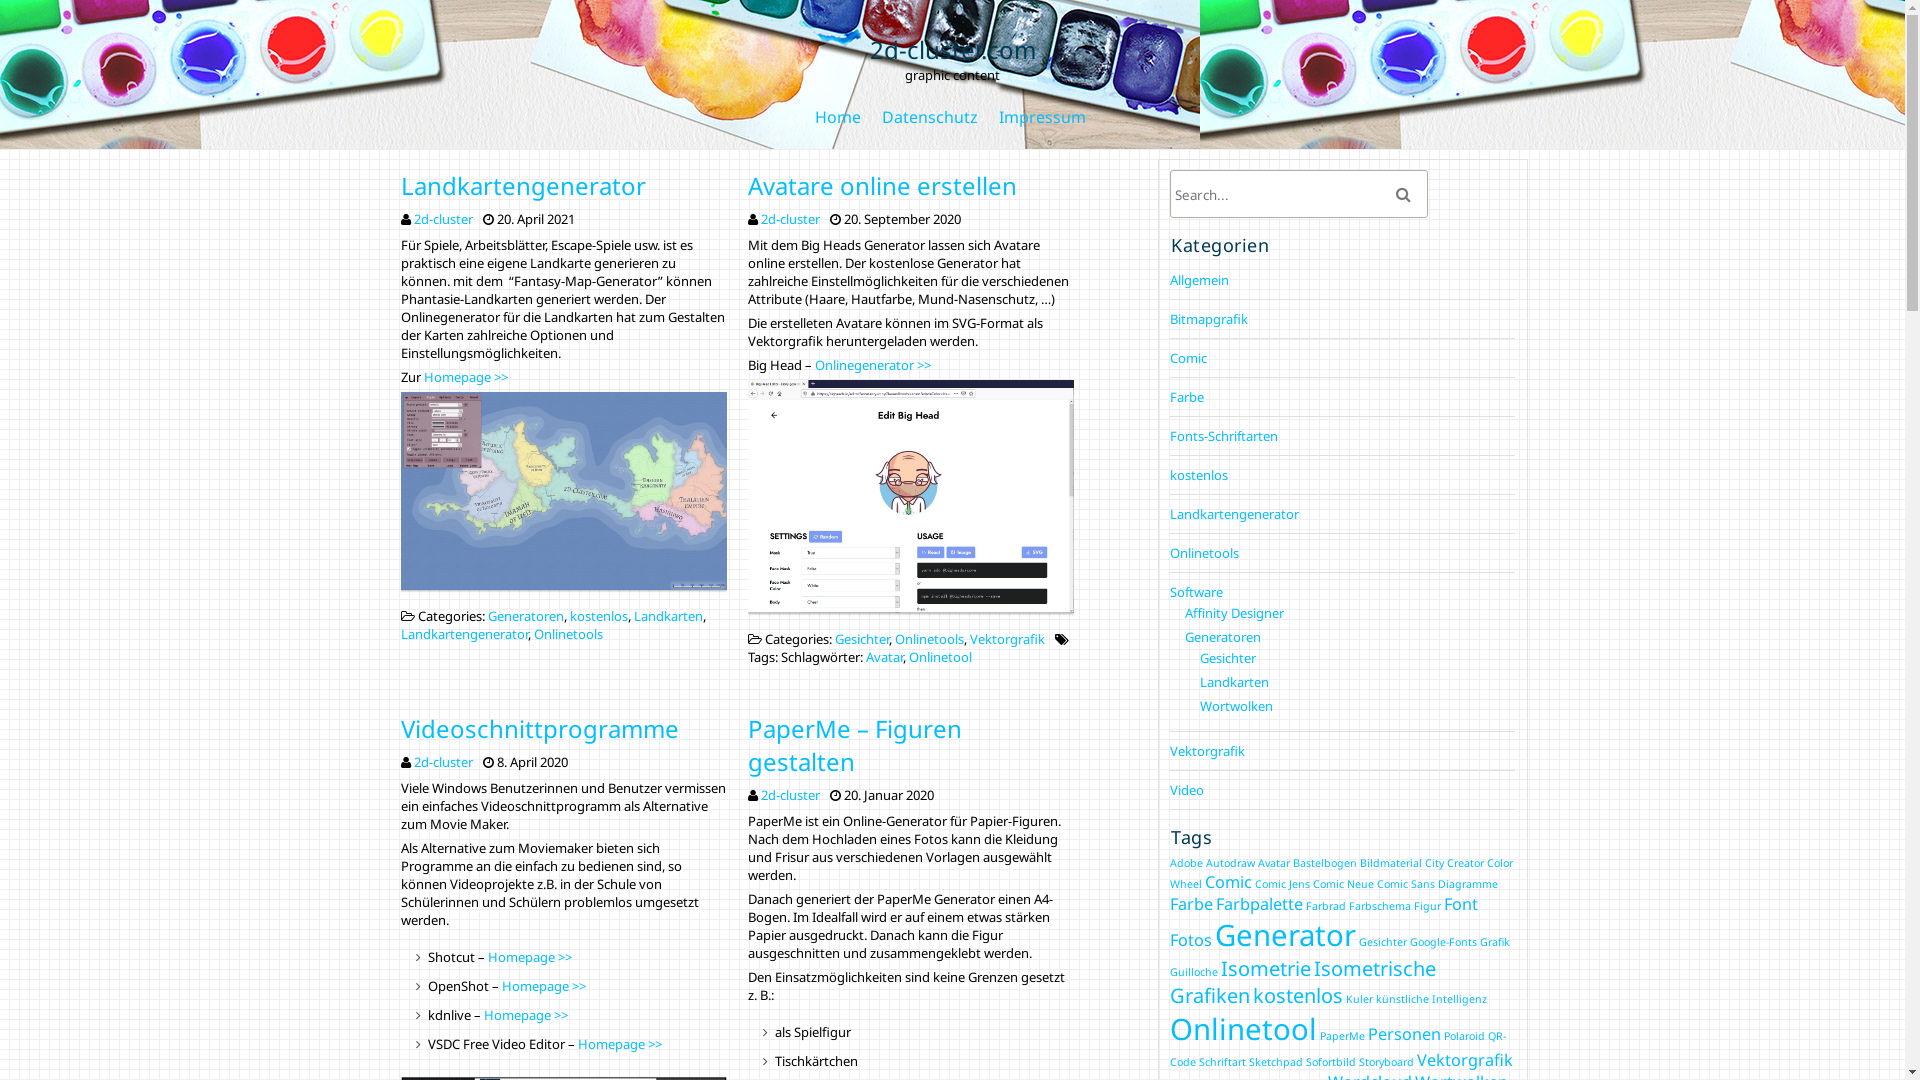 The image size is (1920, 1080). What do you see at coordinates (1379, 906) in the screenshot?
I see `'Farbschema'` at bounding box center [1379, 906].